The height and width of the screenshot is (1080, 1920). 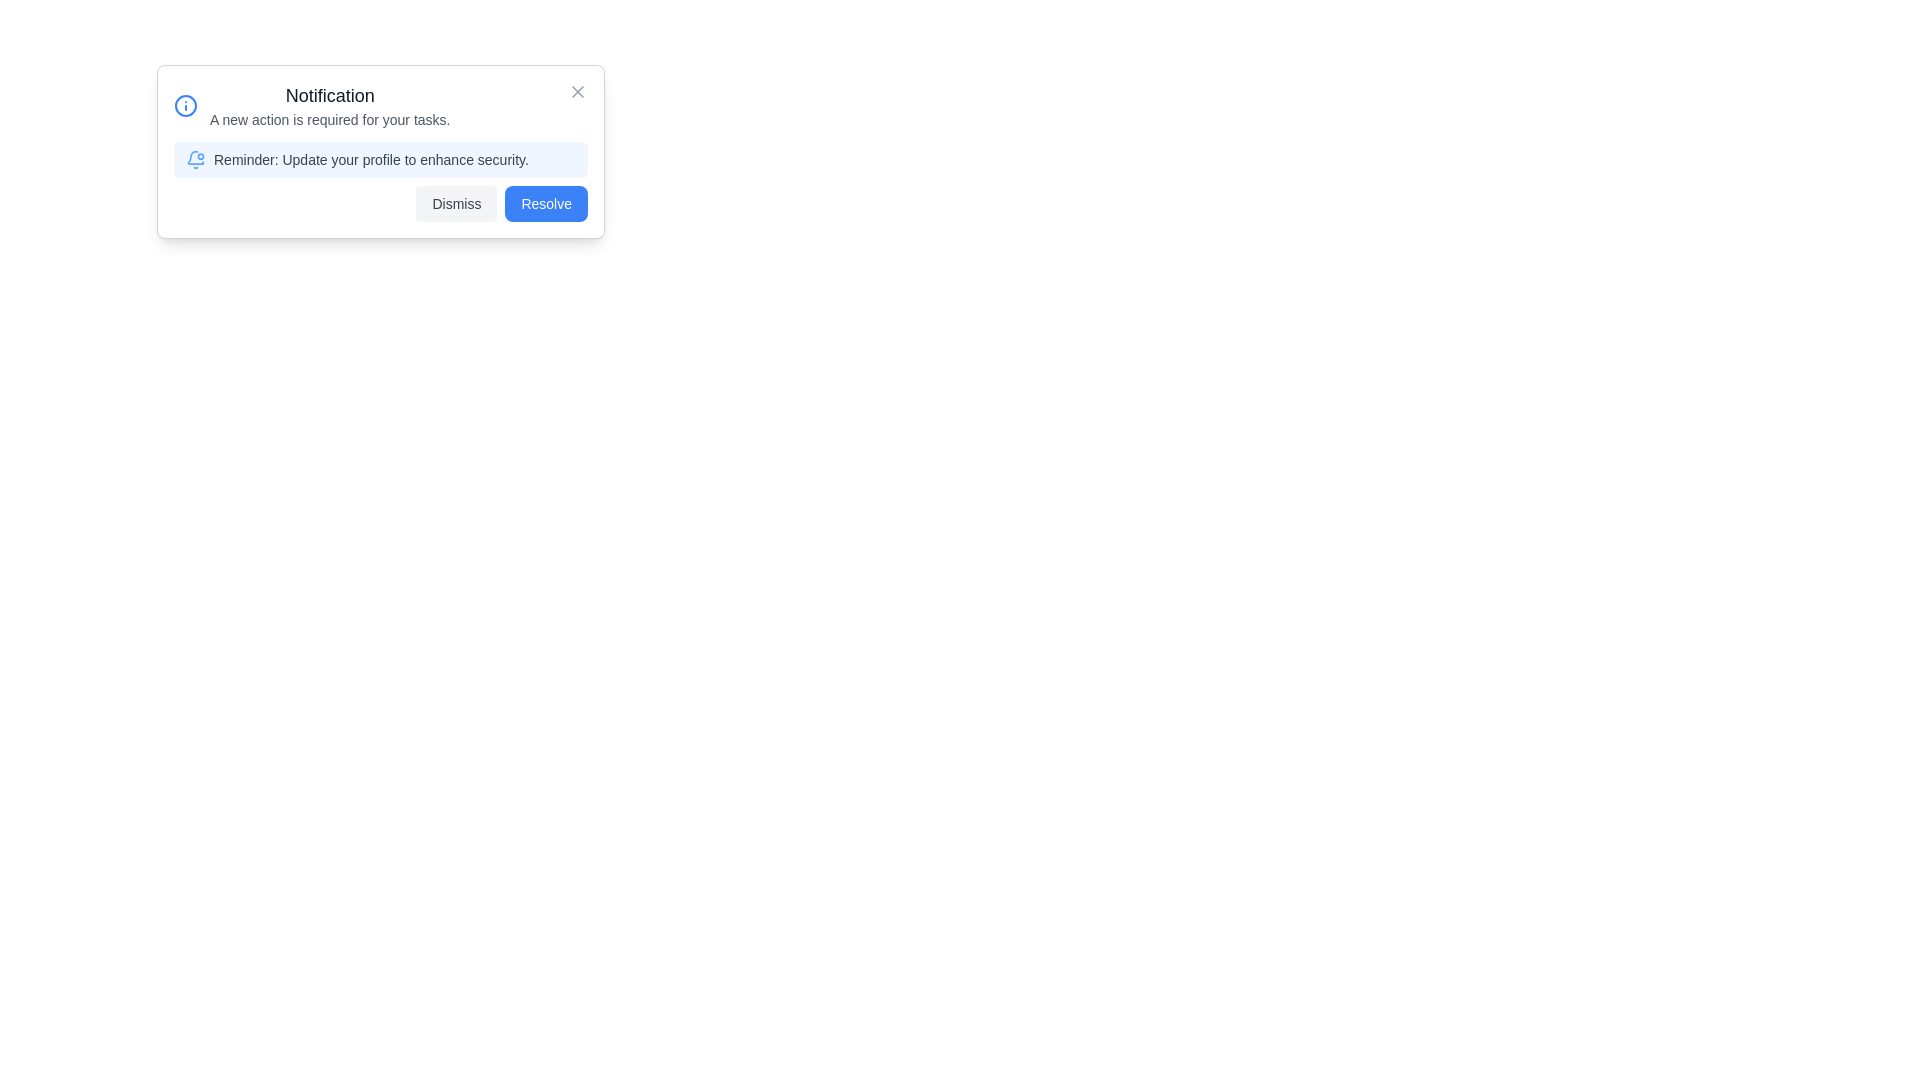 What do you see at coordinates (330, 96) in the screenshot?
I see `the text label reading 'Notification', which is bold, larger than surrounding text, and dark gray in color, located at the top-left section of a notification card` at bounding box center [330, 96].